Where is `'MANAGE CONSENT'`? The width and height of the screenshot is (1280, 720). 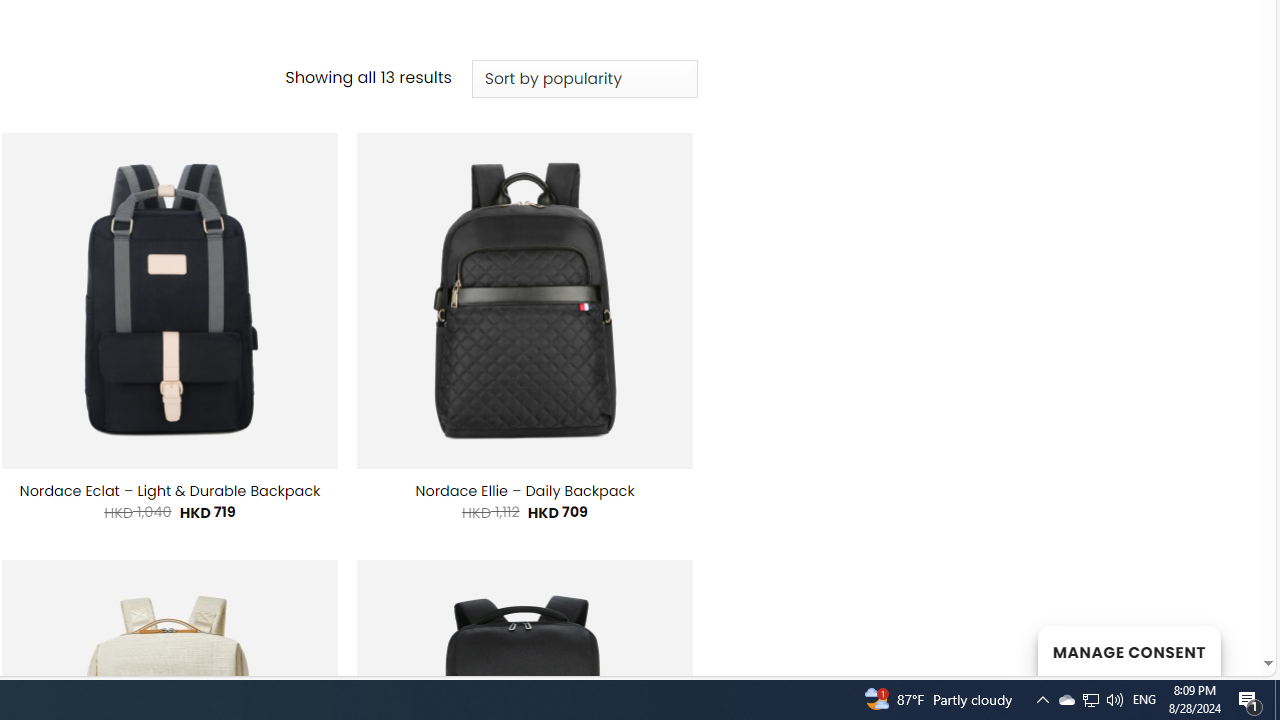
'MANAGE CONSENT' is located at coordinates (1128, 650).